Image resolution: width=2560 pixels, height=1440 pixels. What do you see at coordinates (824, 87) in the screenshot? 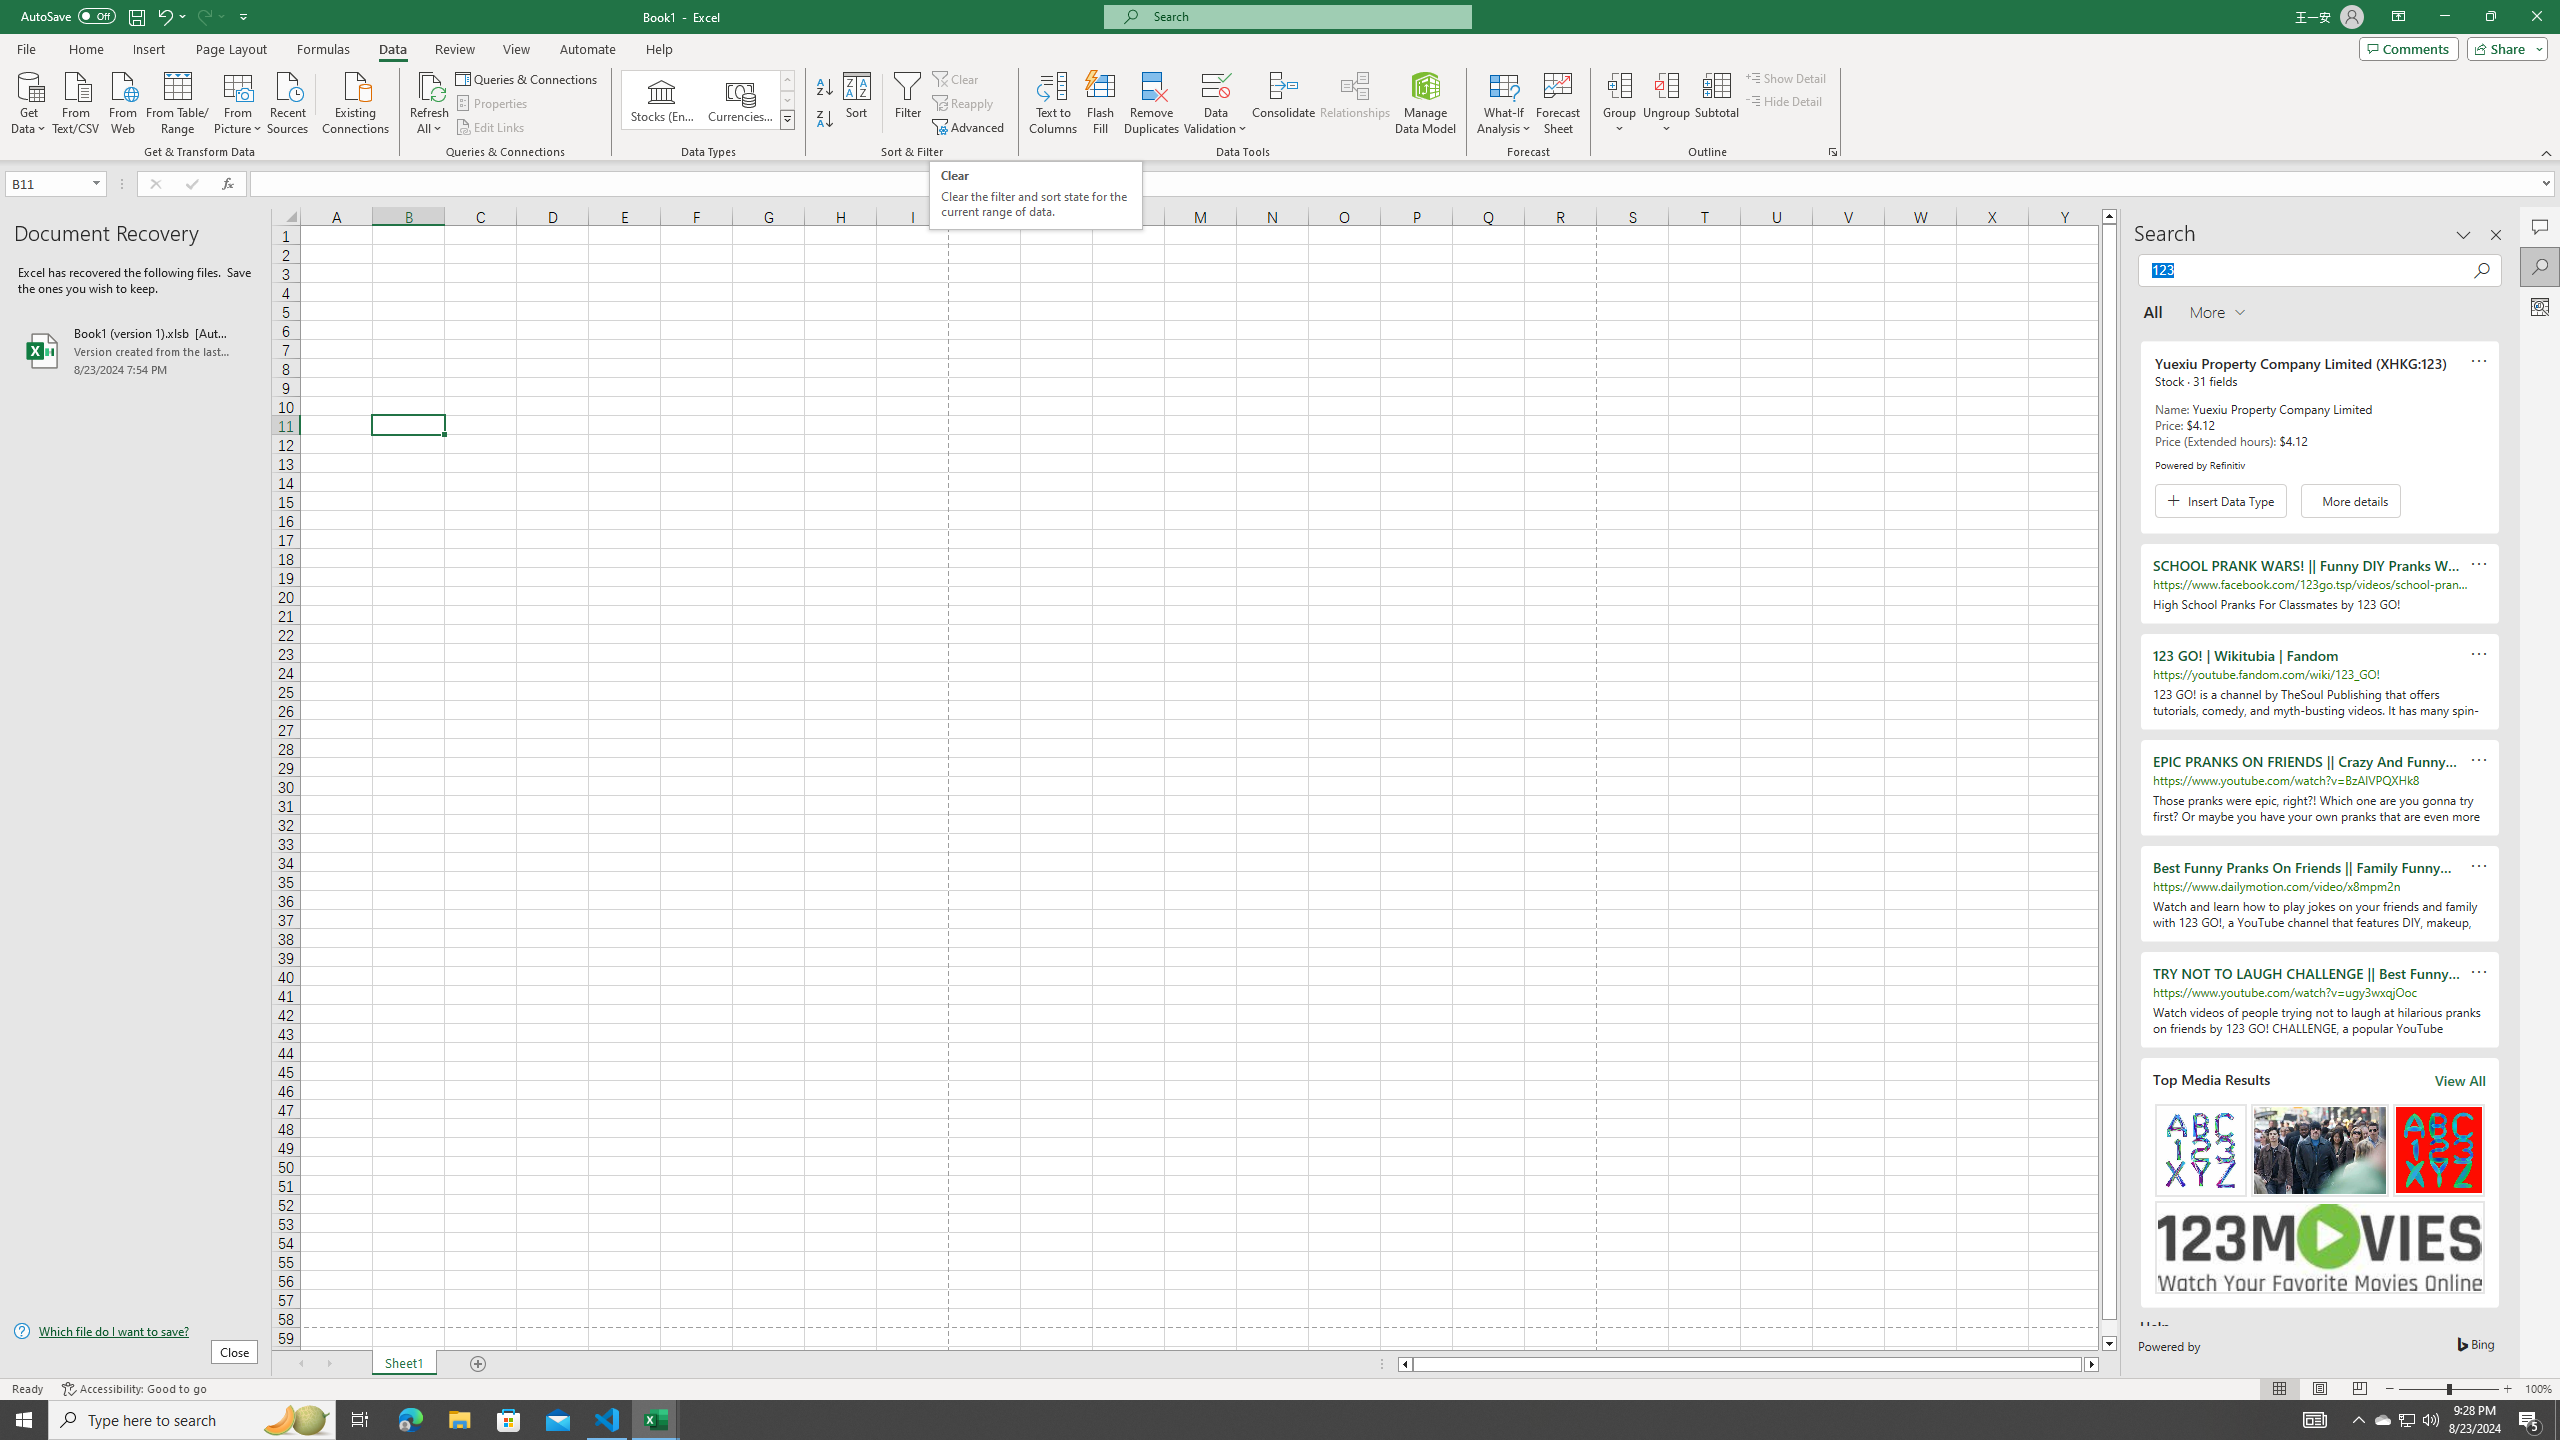
I see `'Sort A to Z'` at bounding box center [824, 87].